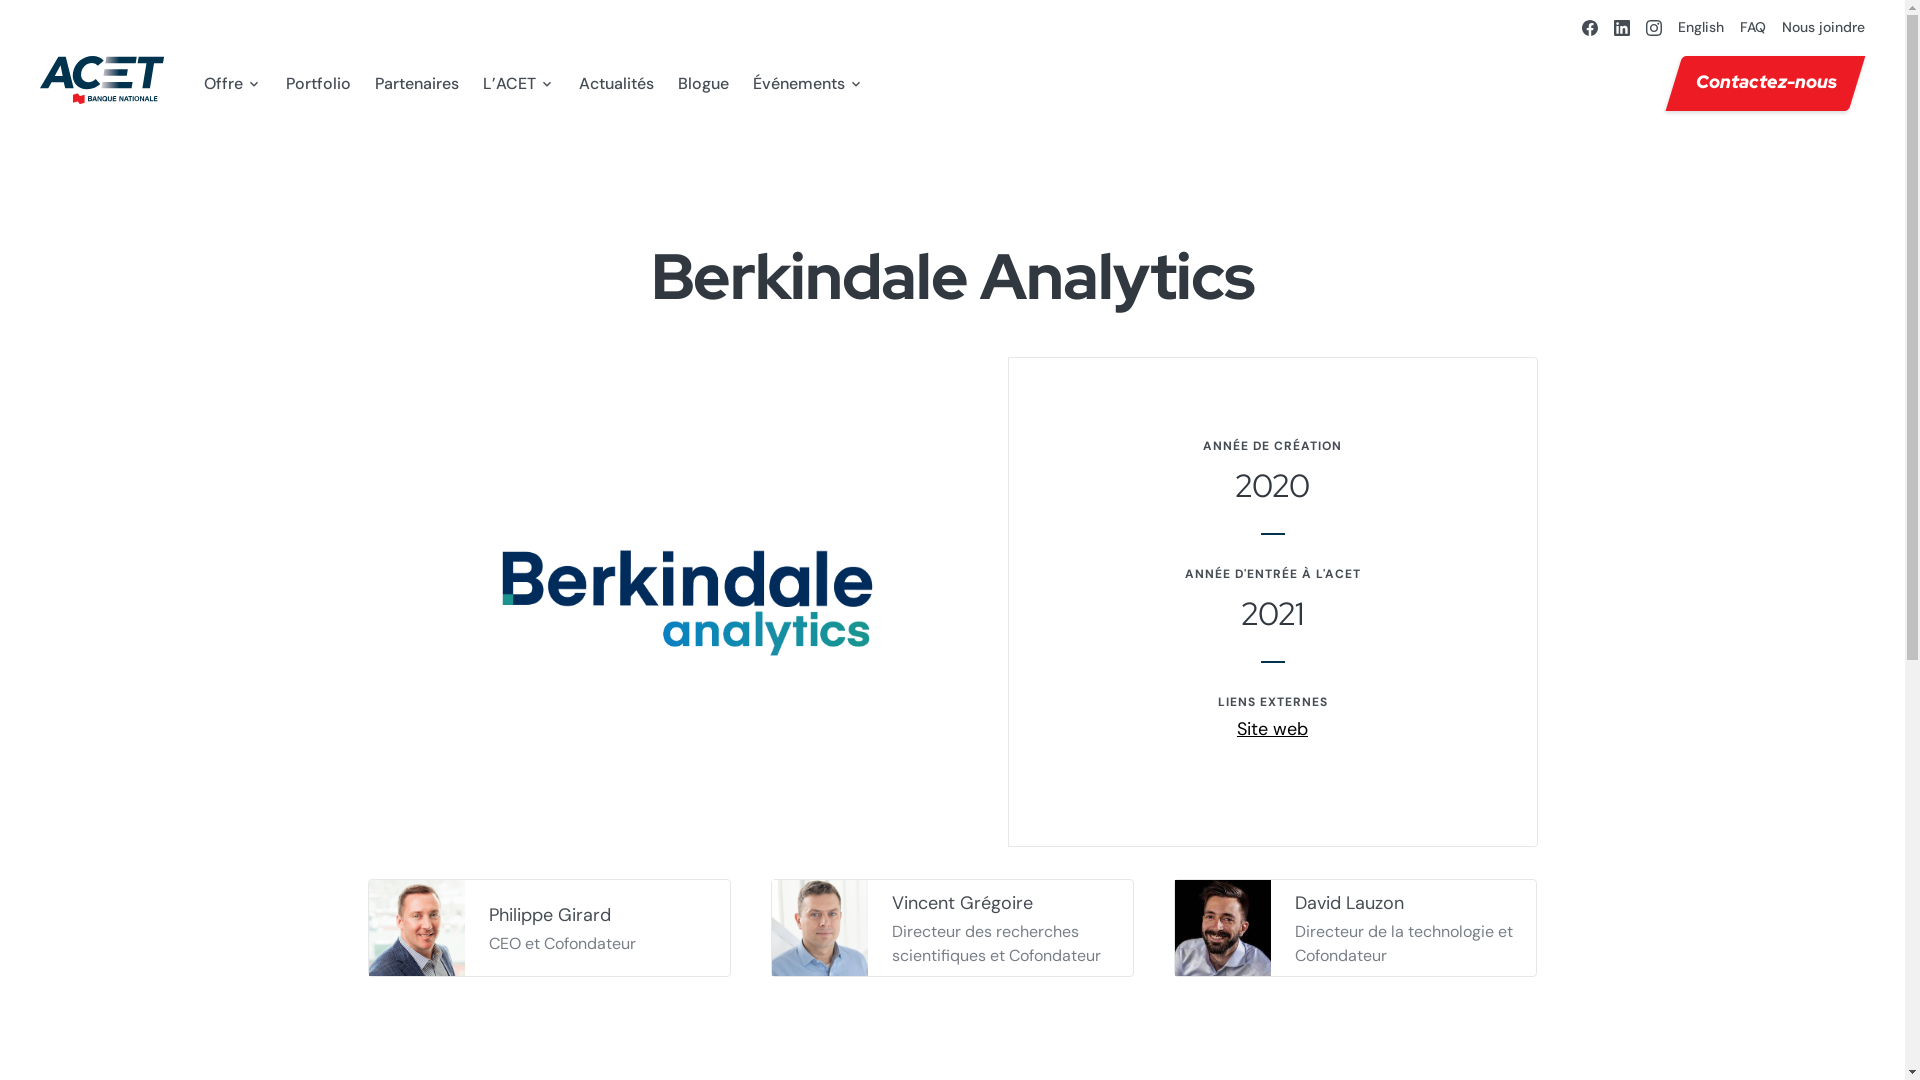  I want to click on 'Contactez-nous', so click(1756, 82).